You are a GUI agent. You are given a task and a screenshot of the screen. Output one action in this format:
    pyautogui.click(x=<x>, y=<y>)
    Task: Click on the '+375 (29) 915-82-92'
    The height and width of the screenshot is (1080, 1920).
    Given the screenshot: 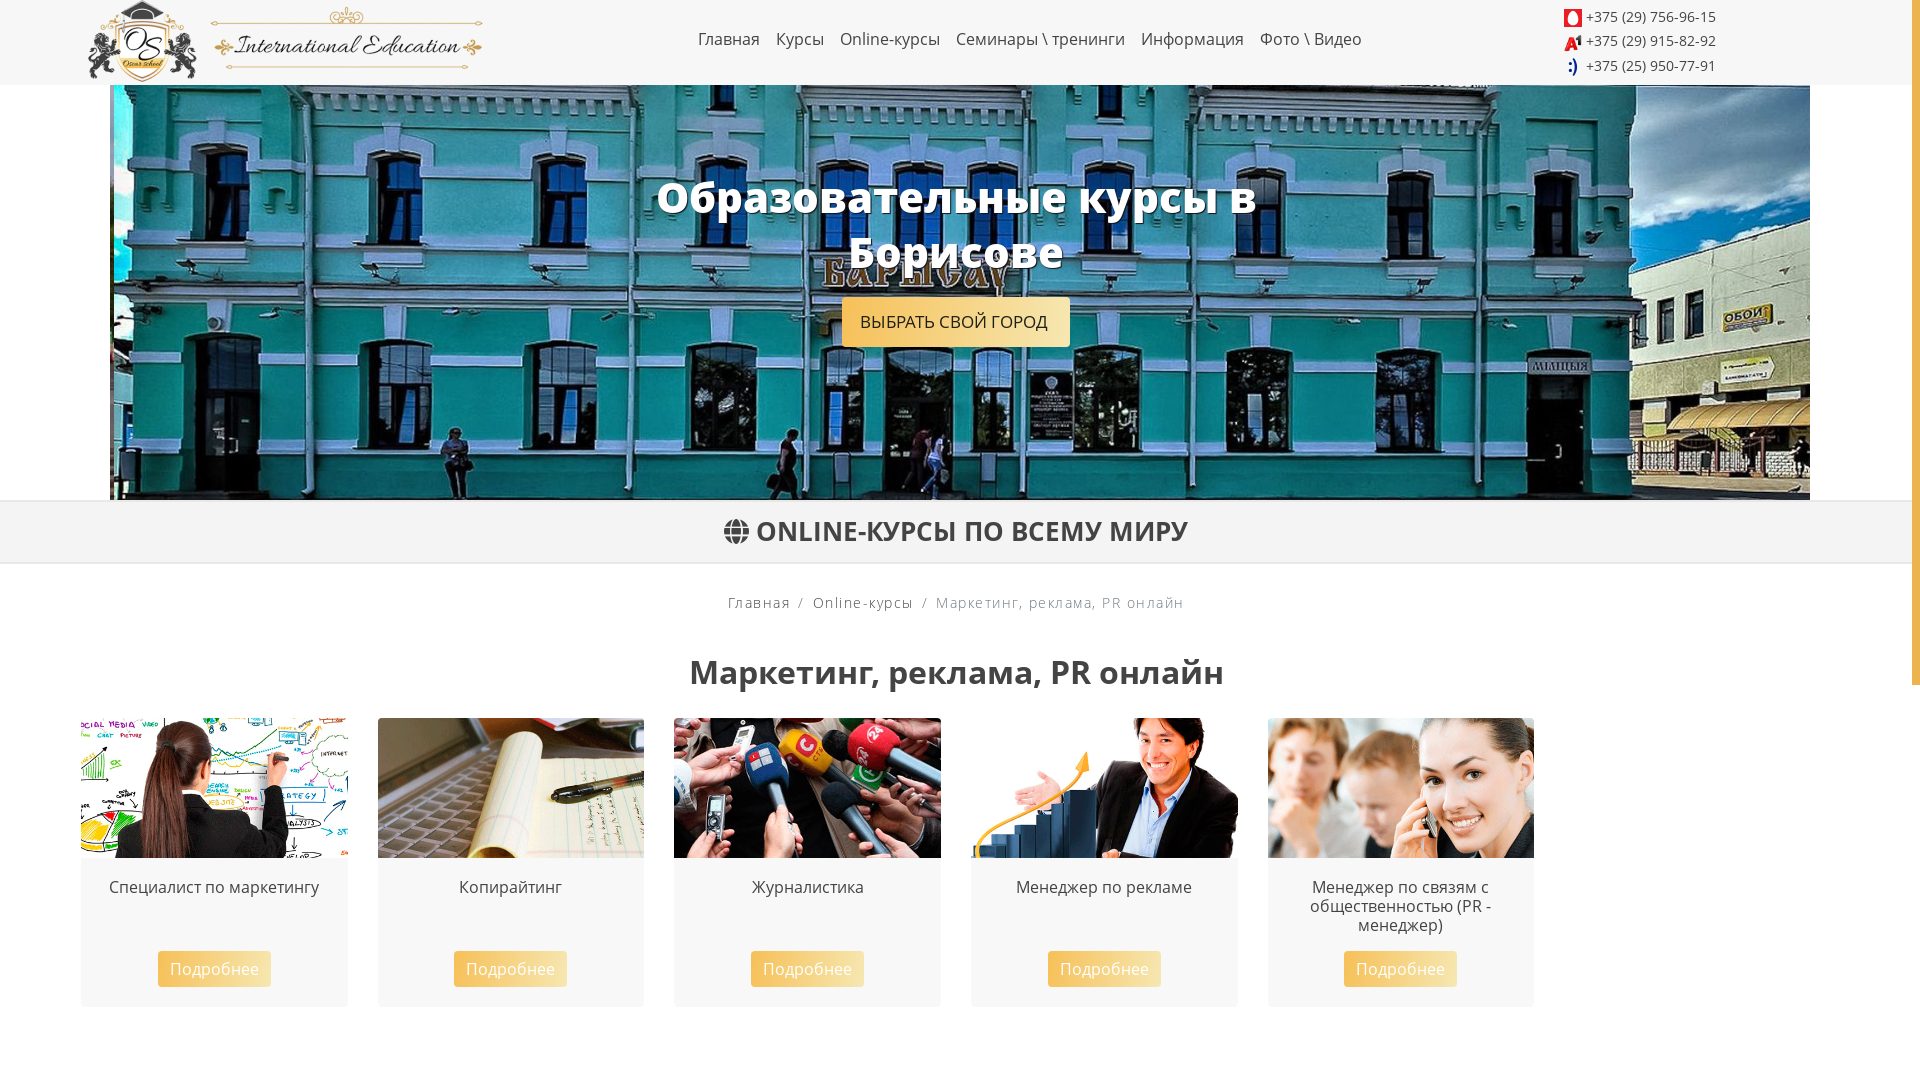 What is the action you would take?
    pyautogui.click(x=1651, y=40)
    